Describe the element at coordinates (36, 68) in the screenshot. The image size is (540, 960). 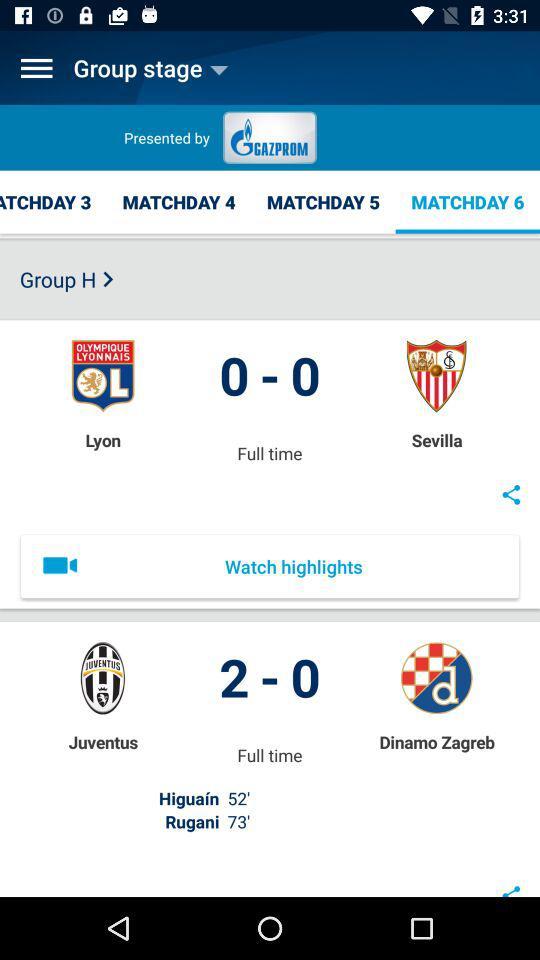
I see `open menu` at that location.